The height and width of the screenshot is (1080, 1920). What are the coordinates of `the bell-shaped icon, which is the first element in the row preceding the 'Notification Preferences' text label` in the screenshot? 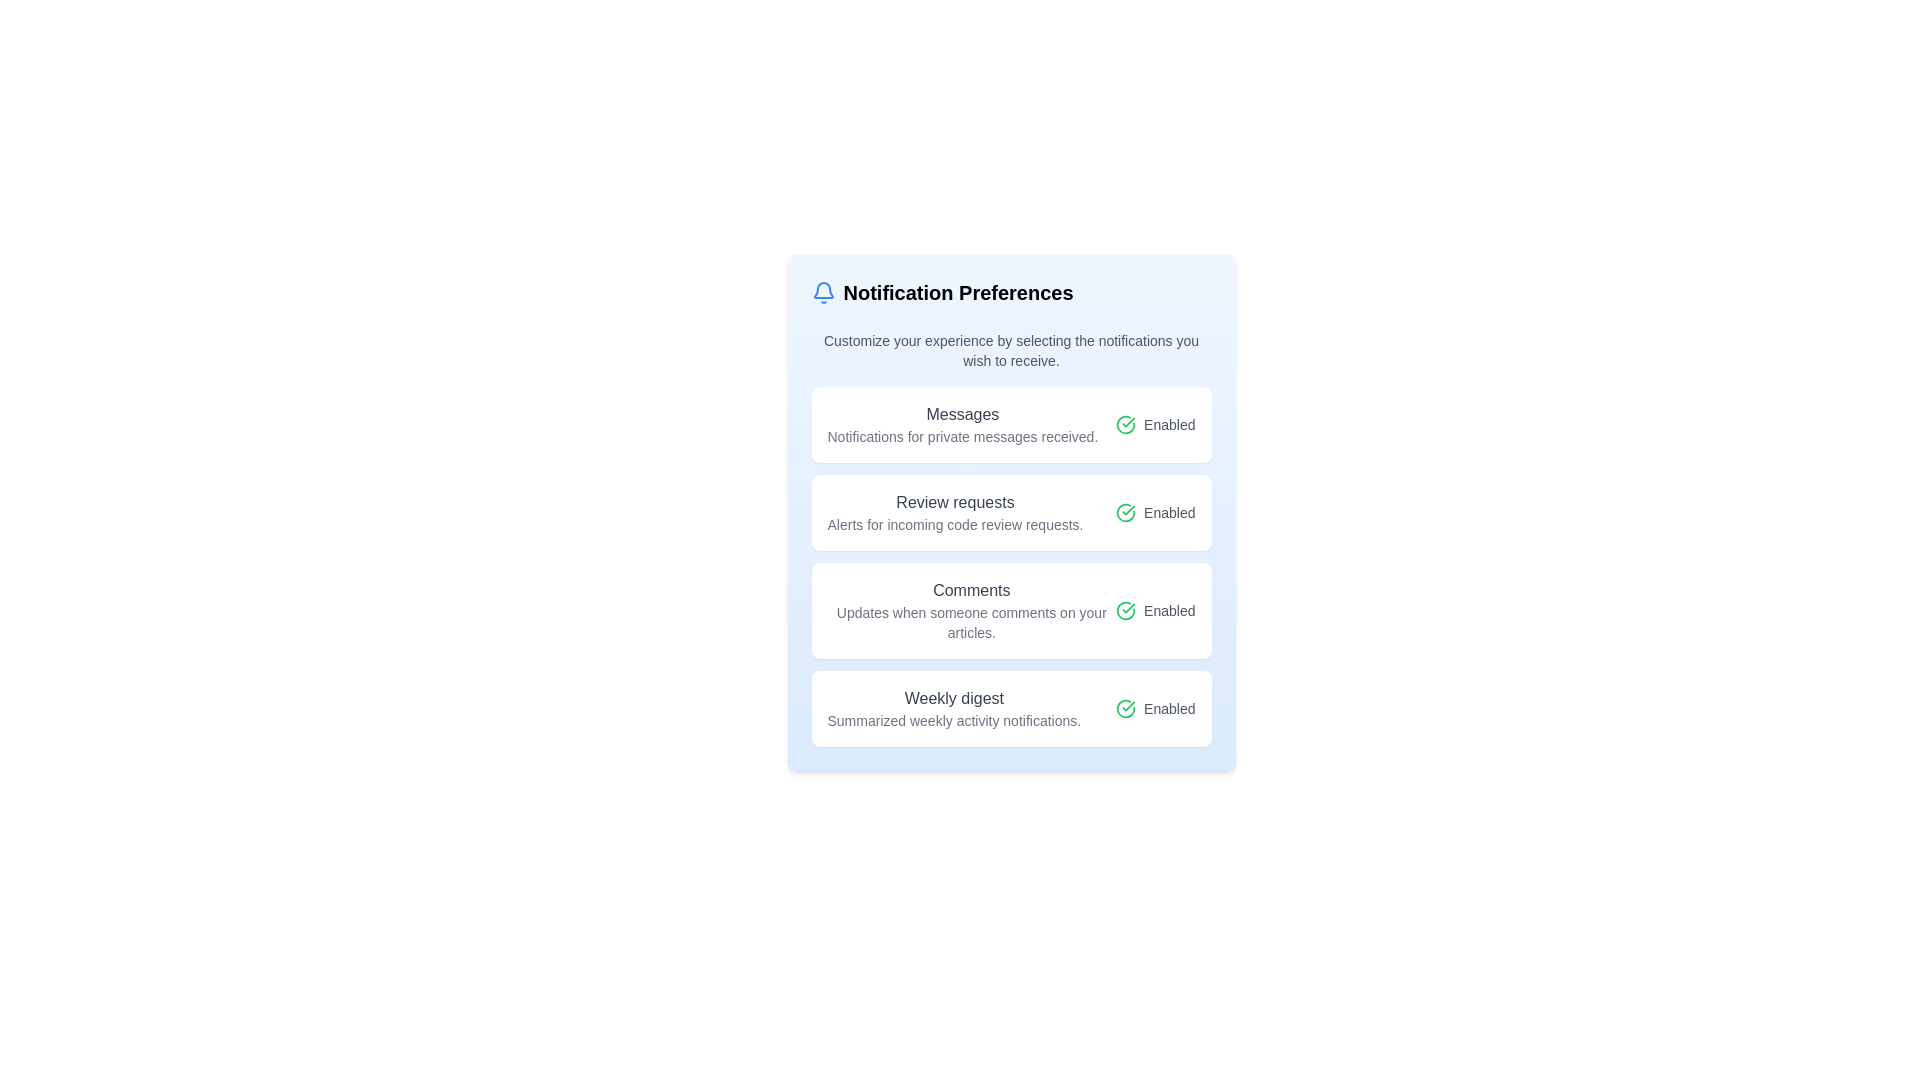 It's located at (823, 293).